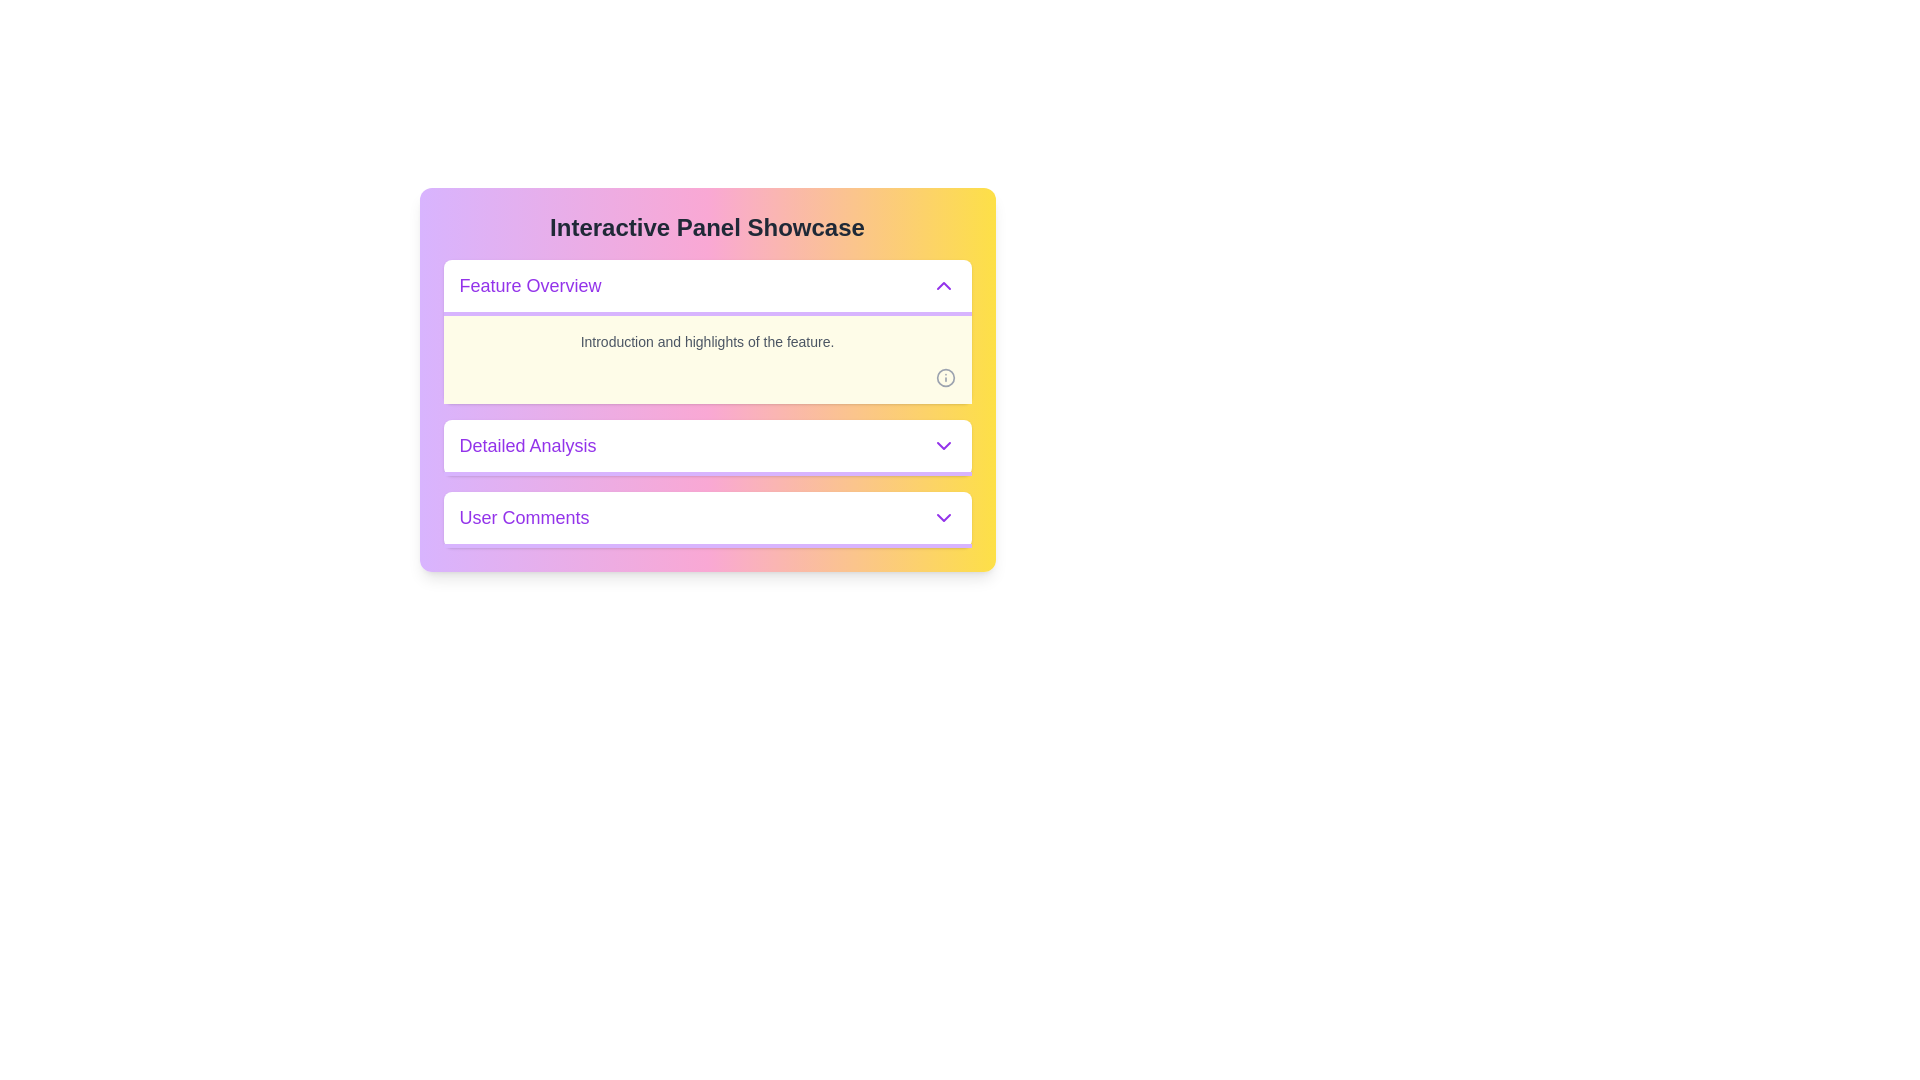 The image size is (1920, 1080). What do you see at coordinates (942, 285) in the screenshot?
I see `the chevron icon located at the right-hand side of the 'Feature Overview' section header` at bounding box center [942, 285].